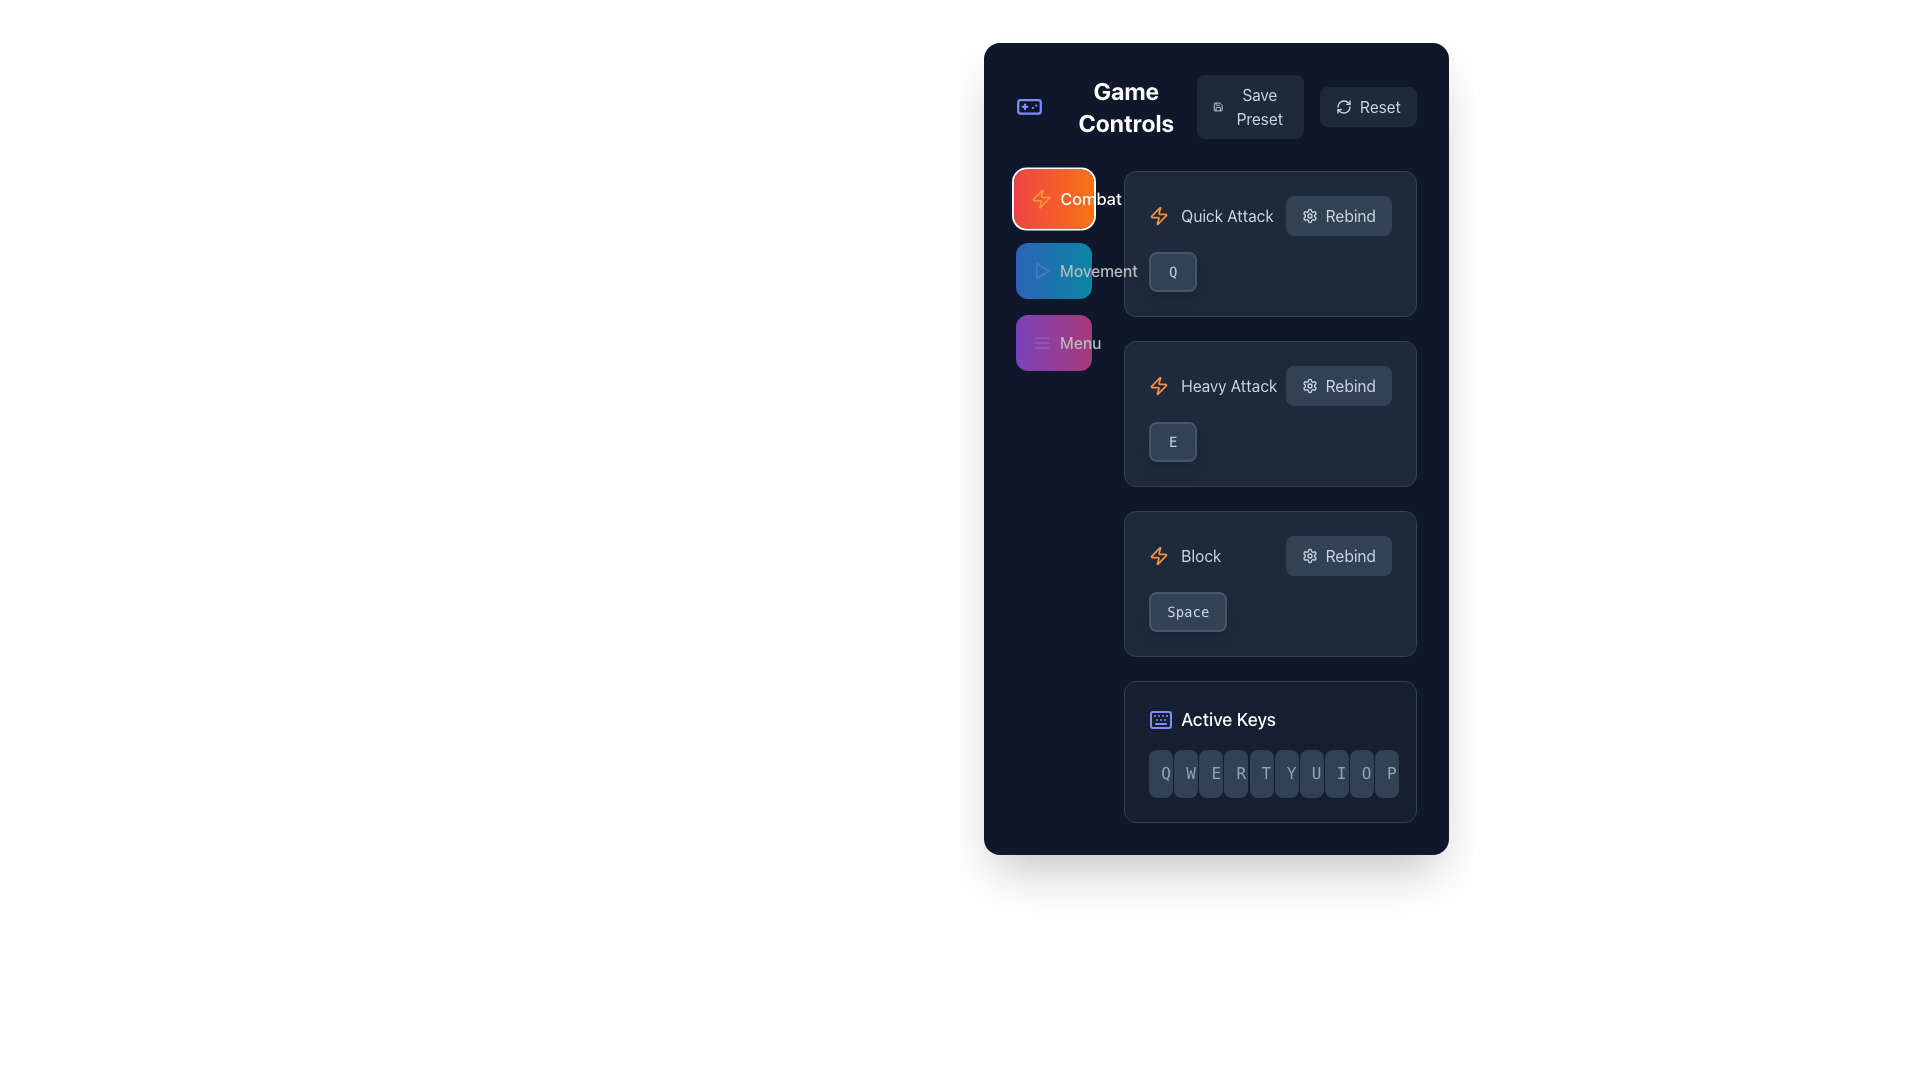 The width and height of the screenshot is (1920, 1080). I want to click on the Static text button labeled 'W' with a dark background and light gray text, located in the 'Active Keys' section, so click(1186, 773).